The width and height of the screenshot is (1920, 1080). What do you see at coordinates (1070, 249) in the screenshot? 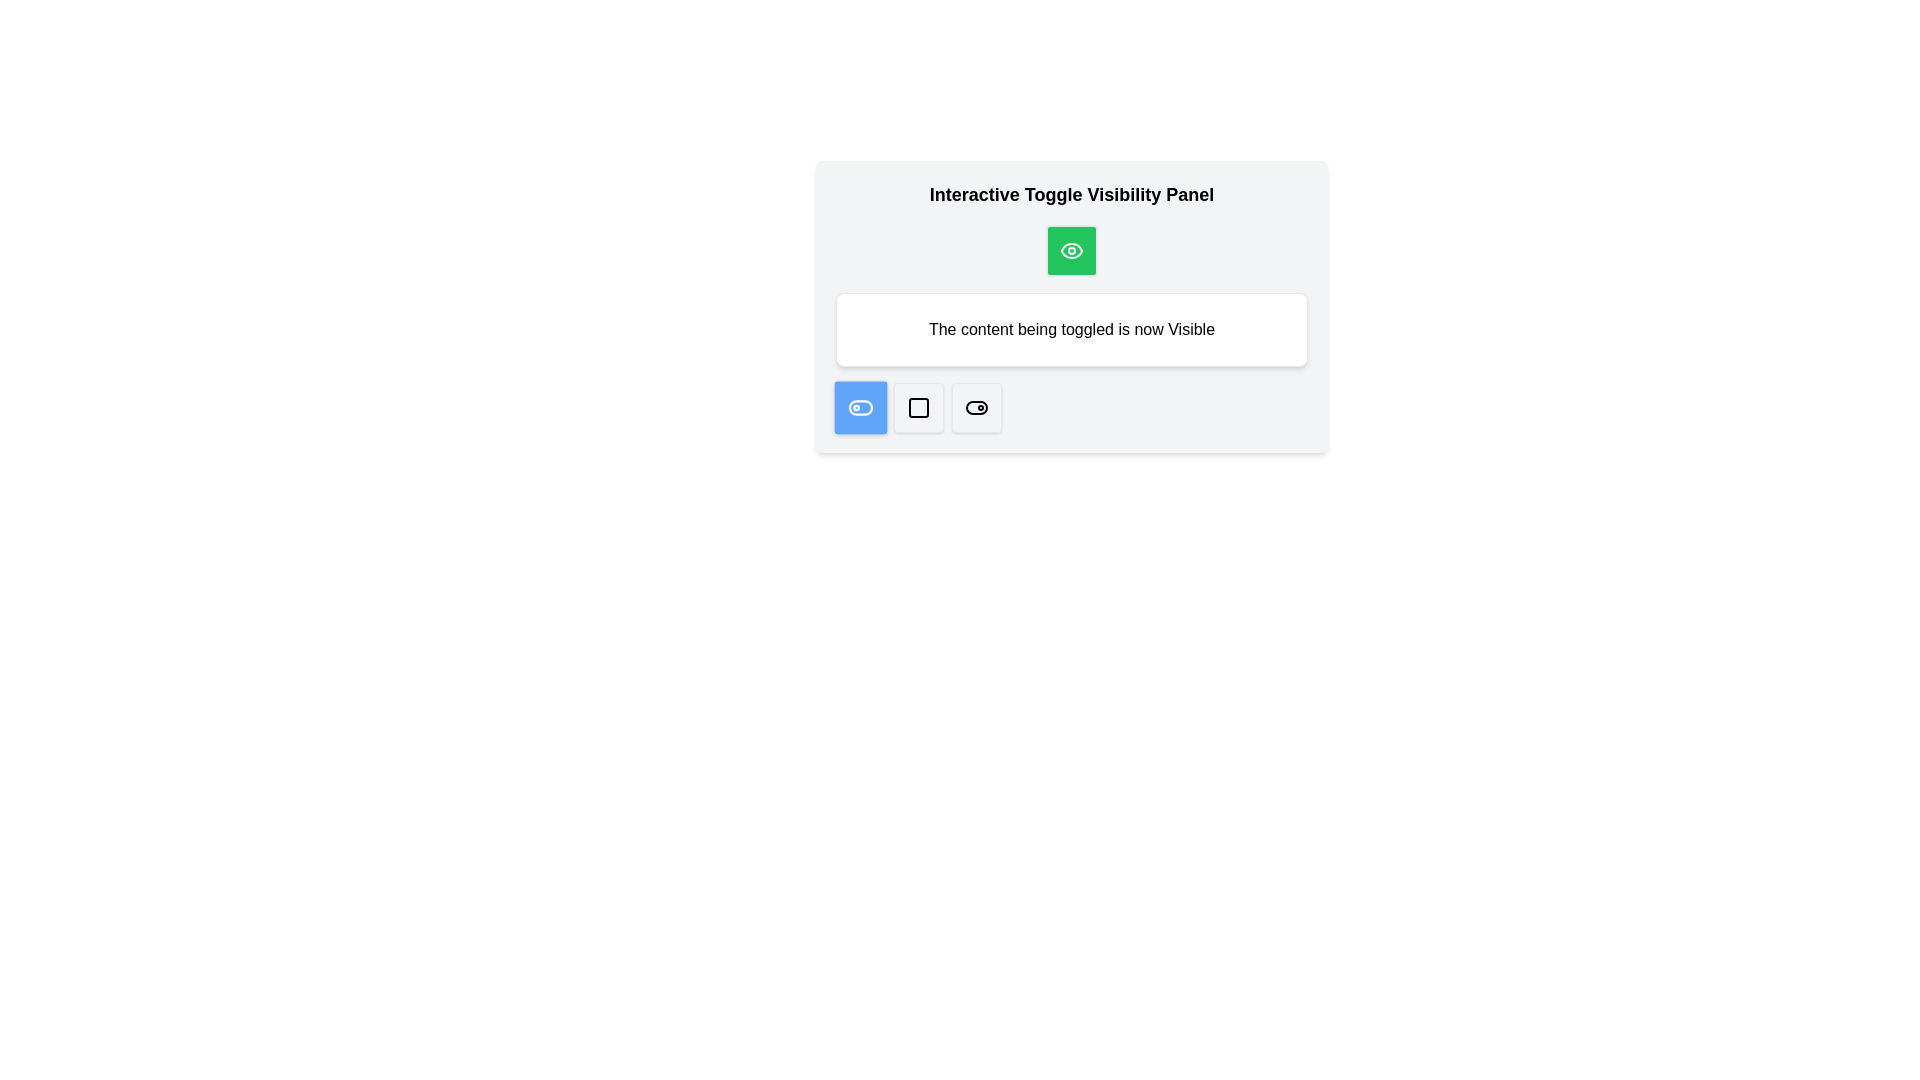
I see `the visually distinct green button with a white eye icon at the center` at bounding box center [1070, 249].